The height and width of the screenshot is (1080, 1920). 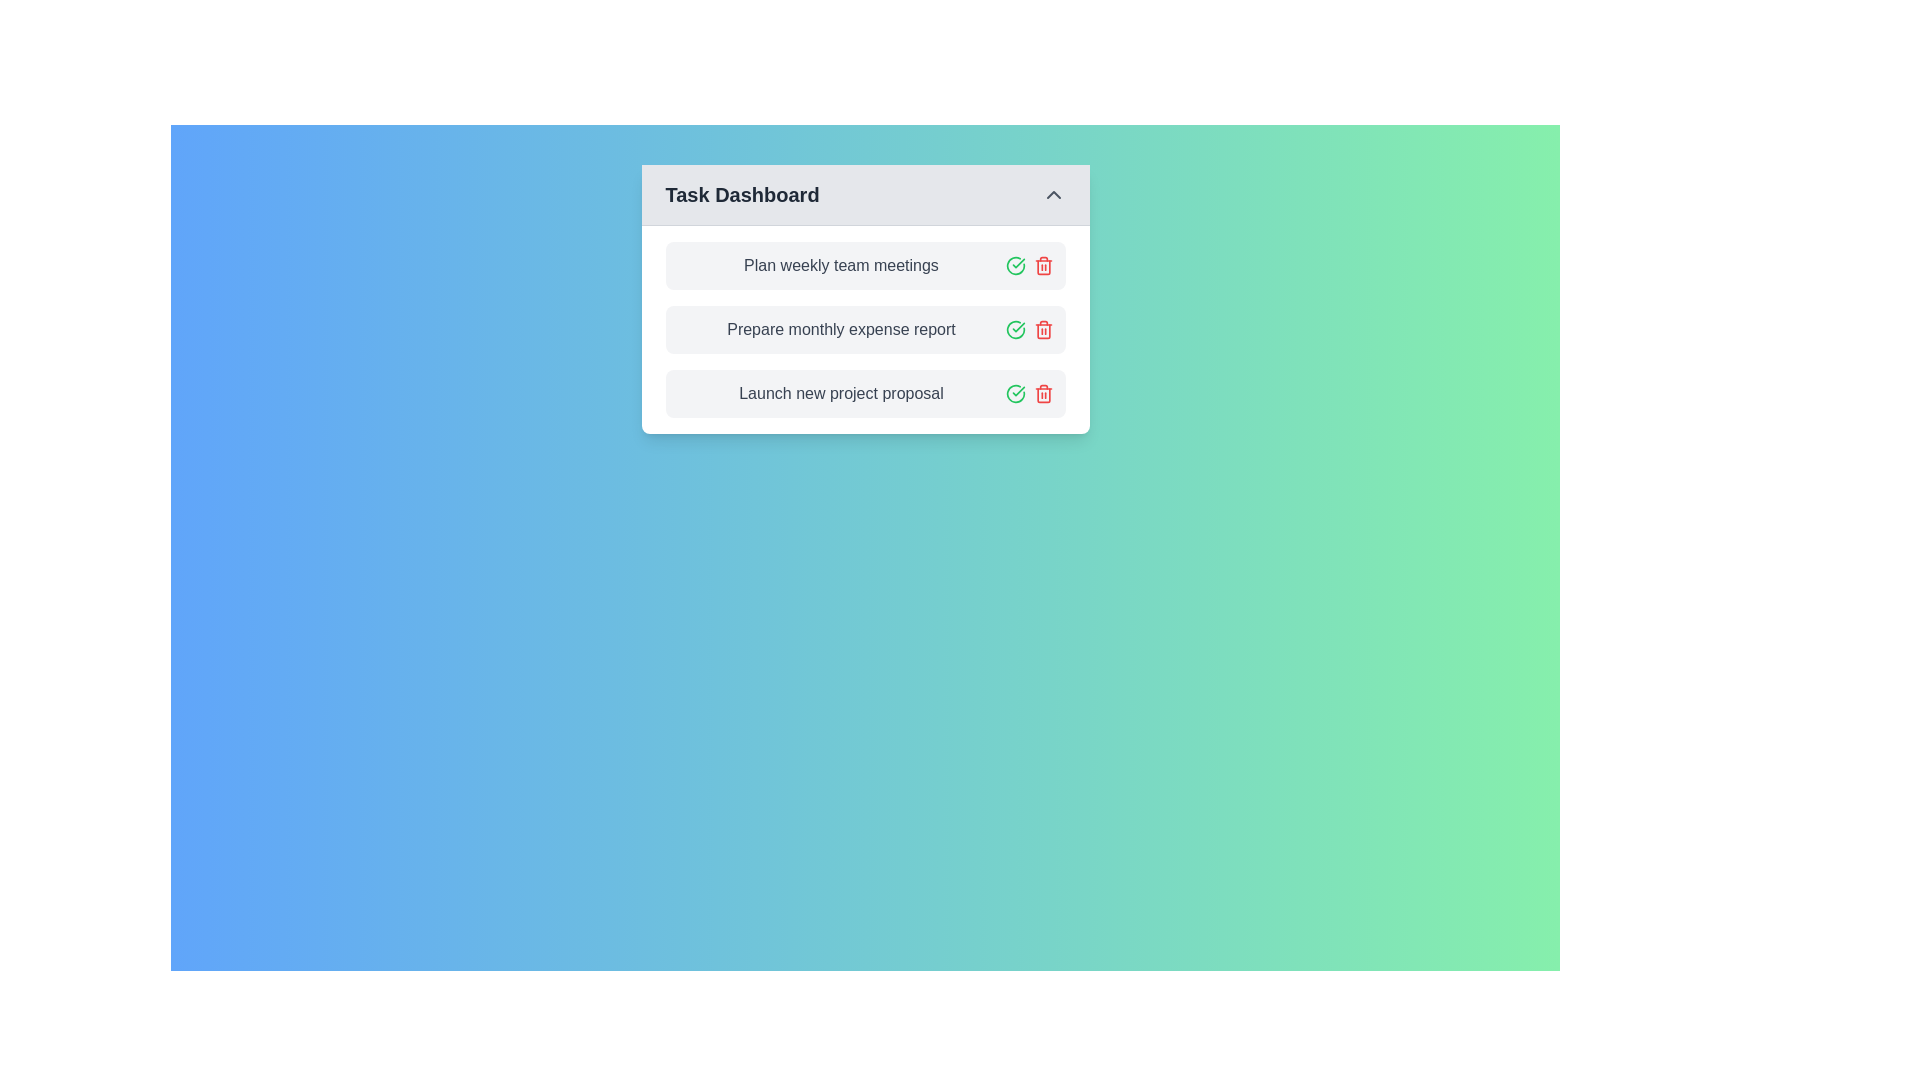 I want to click on the red trash bin icon button located in the third task row of the task management dashboard, so click(x=1042, y=265).